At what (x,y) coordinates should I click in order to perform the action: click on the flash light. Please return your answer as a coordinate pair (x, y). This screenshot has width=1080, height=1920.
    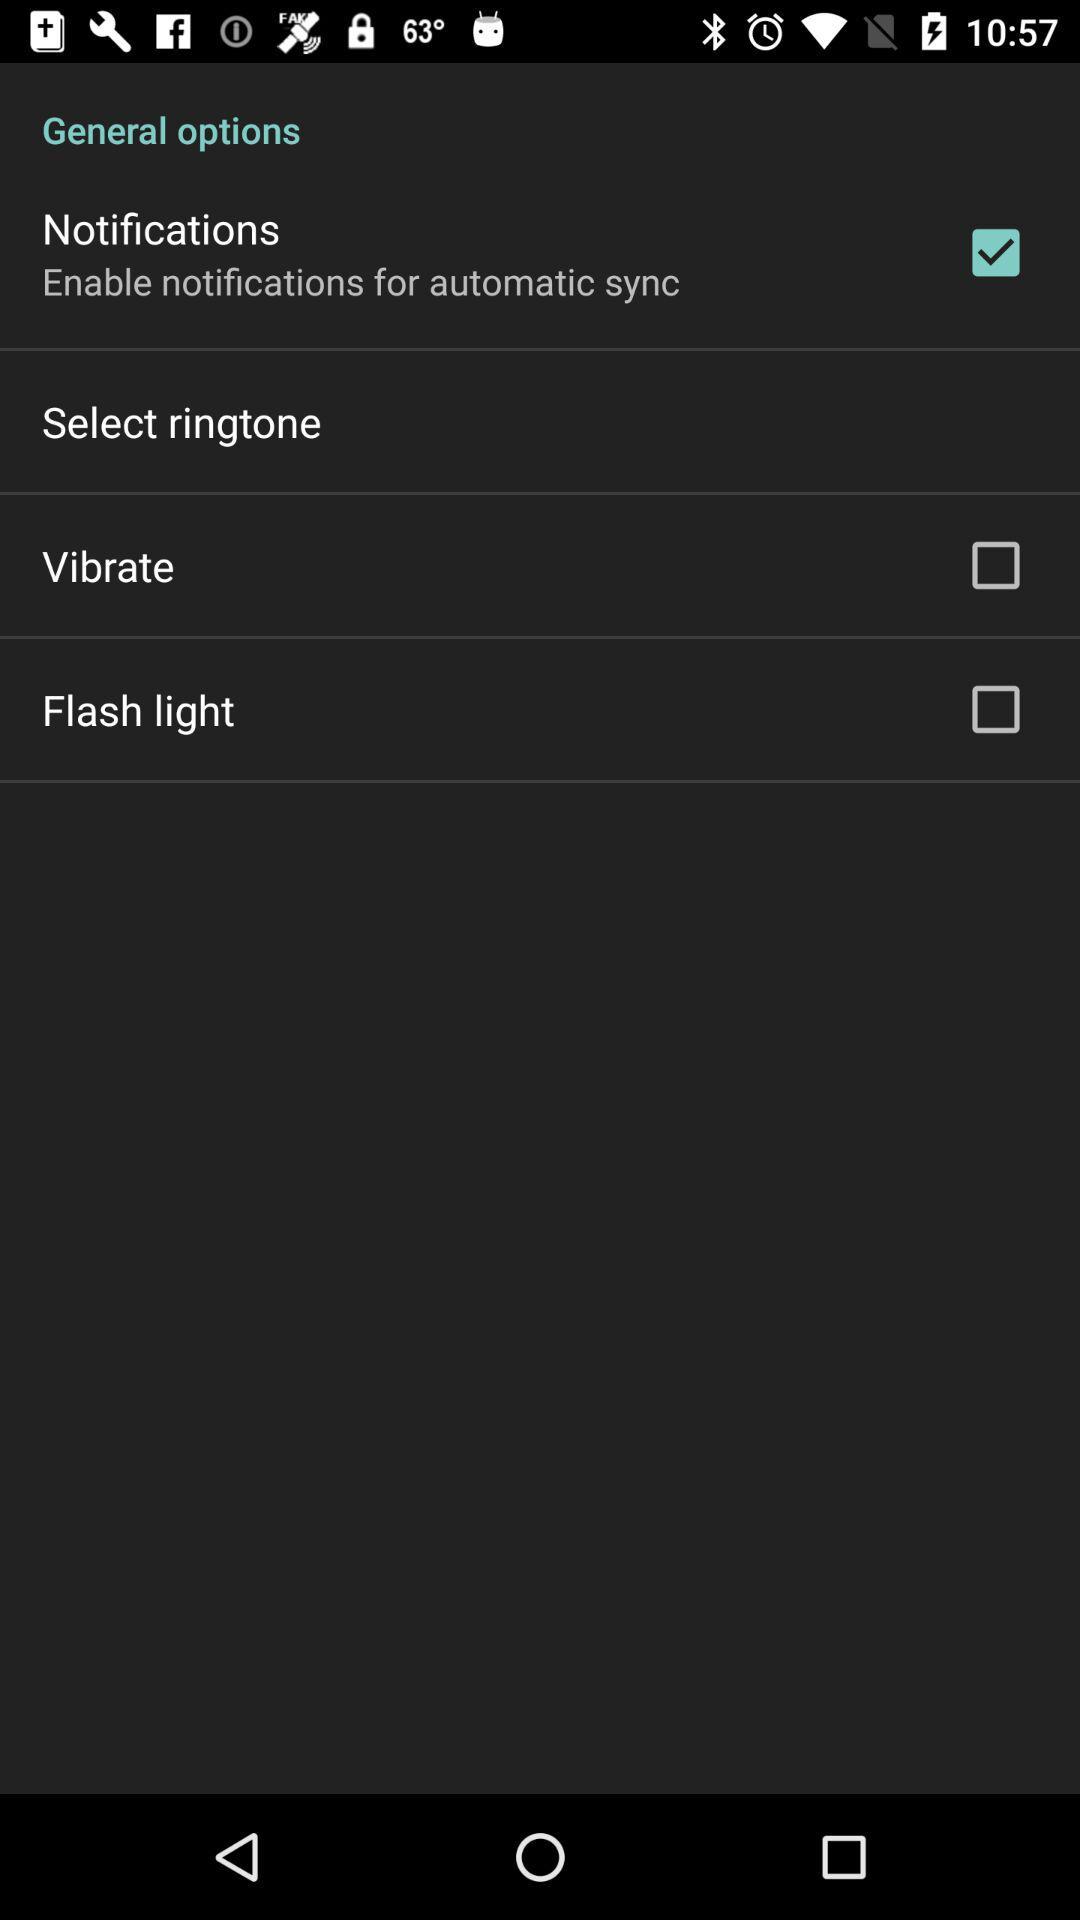
    Looking at the image, I should click on (137, 709).